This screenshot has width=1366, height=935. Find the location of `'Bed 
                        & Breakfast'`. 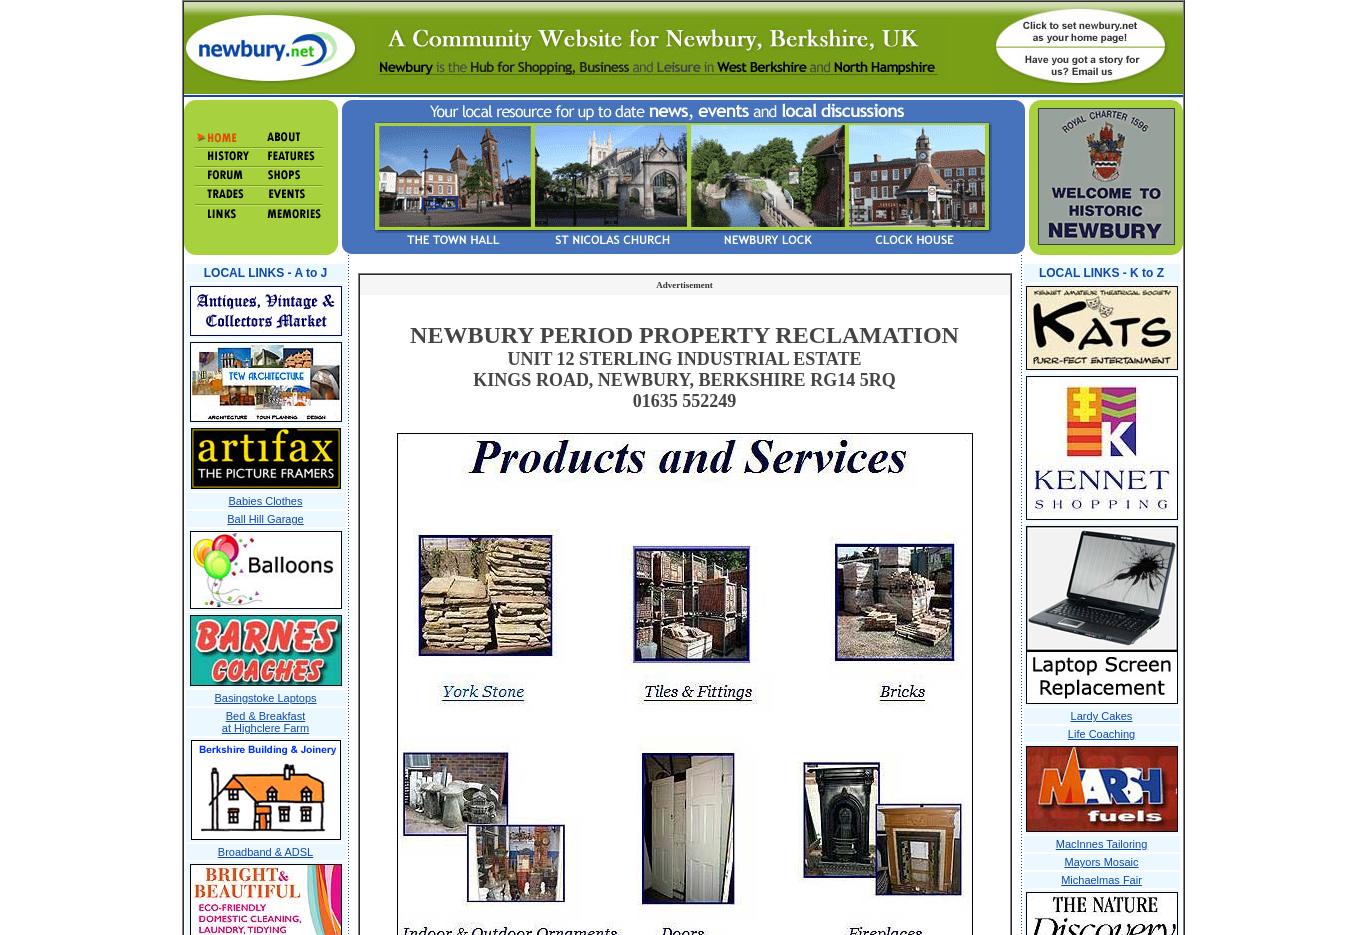

'Bed 
                        & Breakfast' is located at coordinates (265, 715).